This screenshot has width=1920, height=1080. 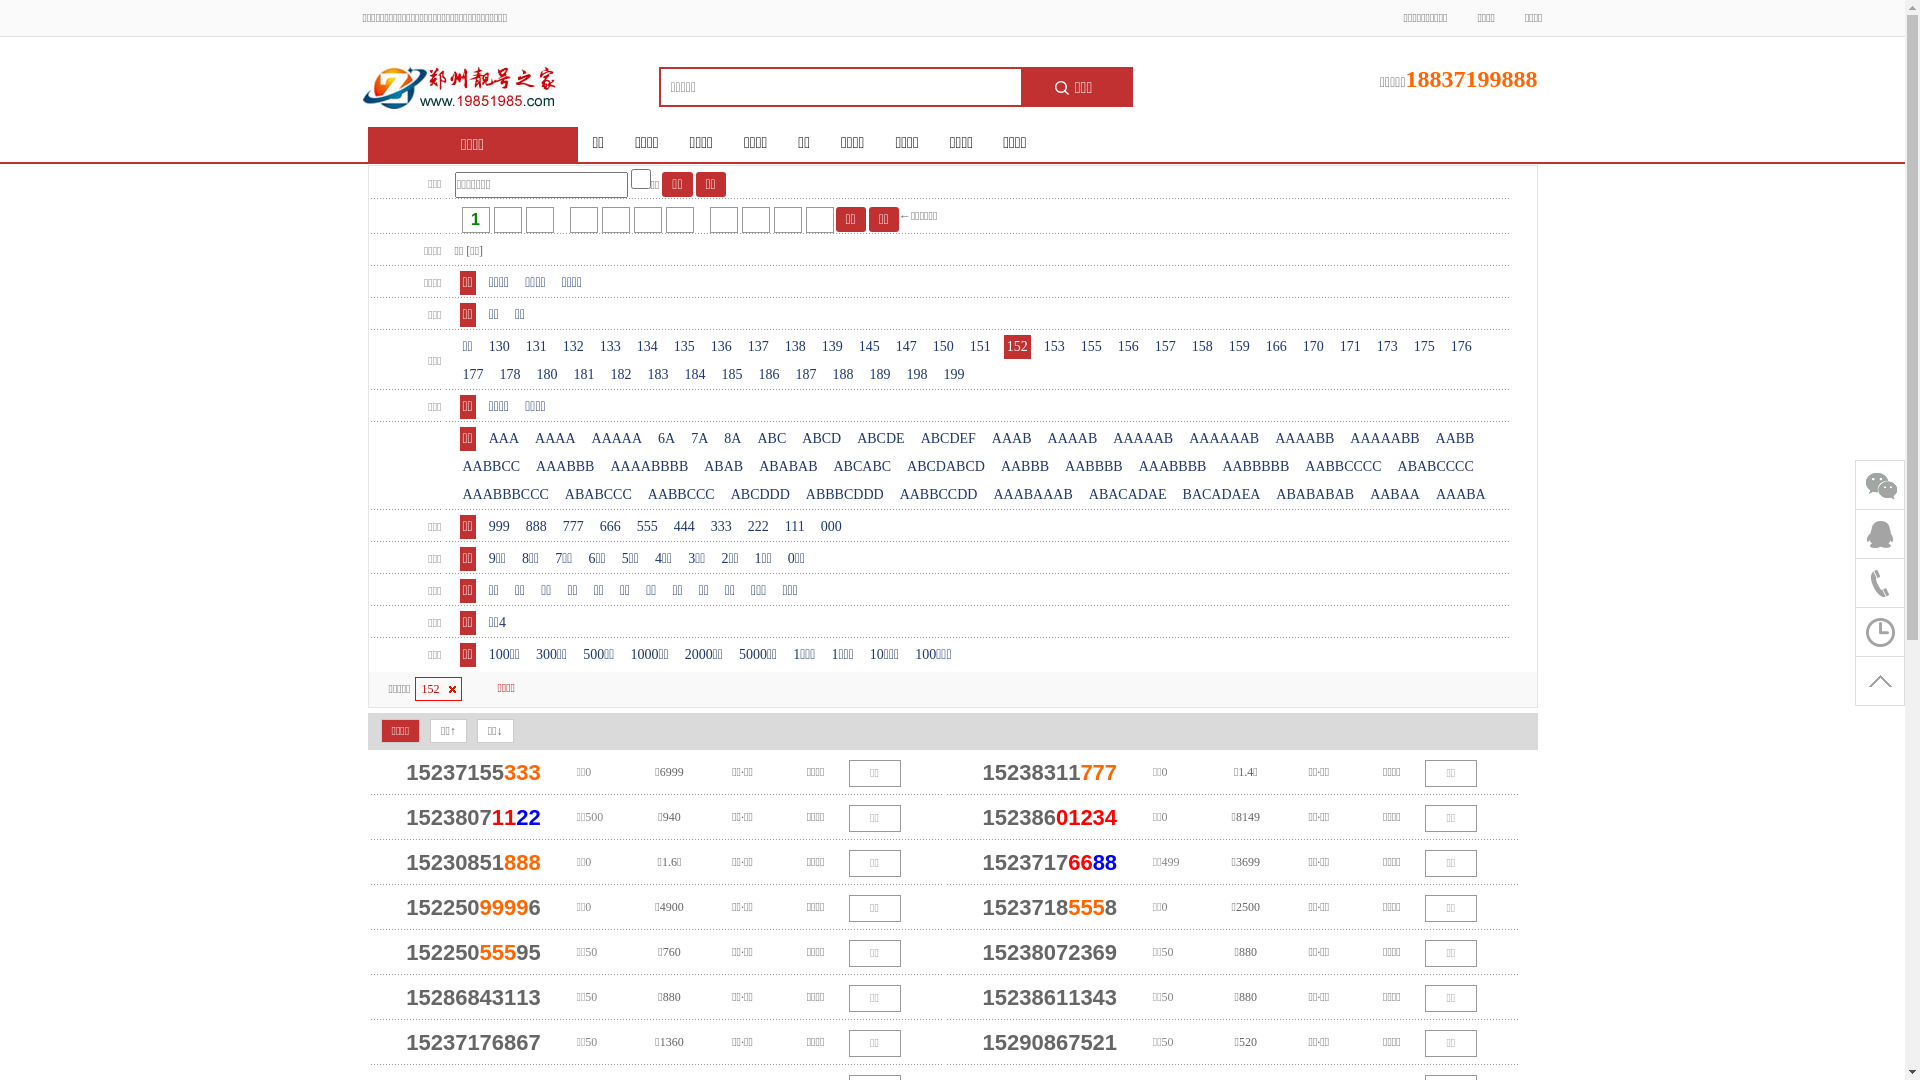 What do you see at coordinates (536, 346) in the screenshot?
I see `'131'` at bounding box center [536, 346].